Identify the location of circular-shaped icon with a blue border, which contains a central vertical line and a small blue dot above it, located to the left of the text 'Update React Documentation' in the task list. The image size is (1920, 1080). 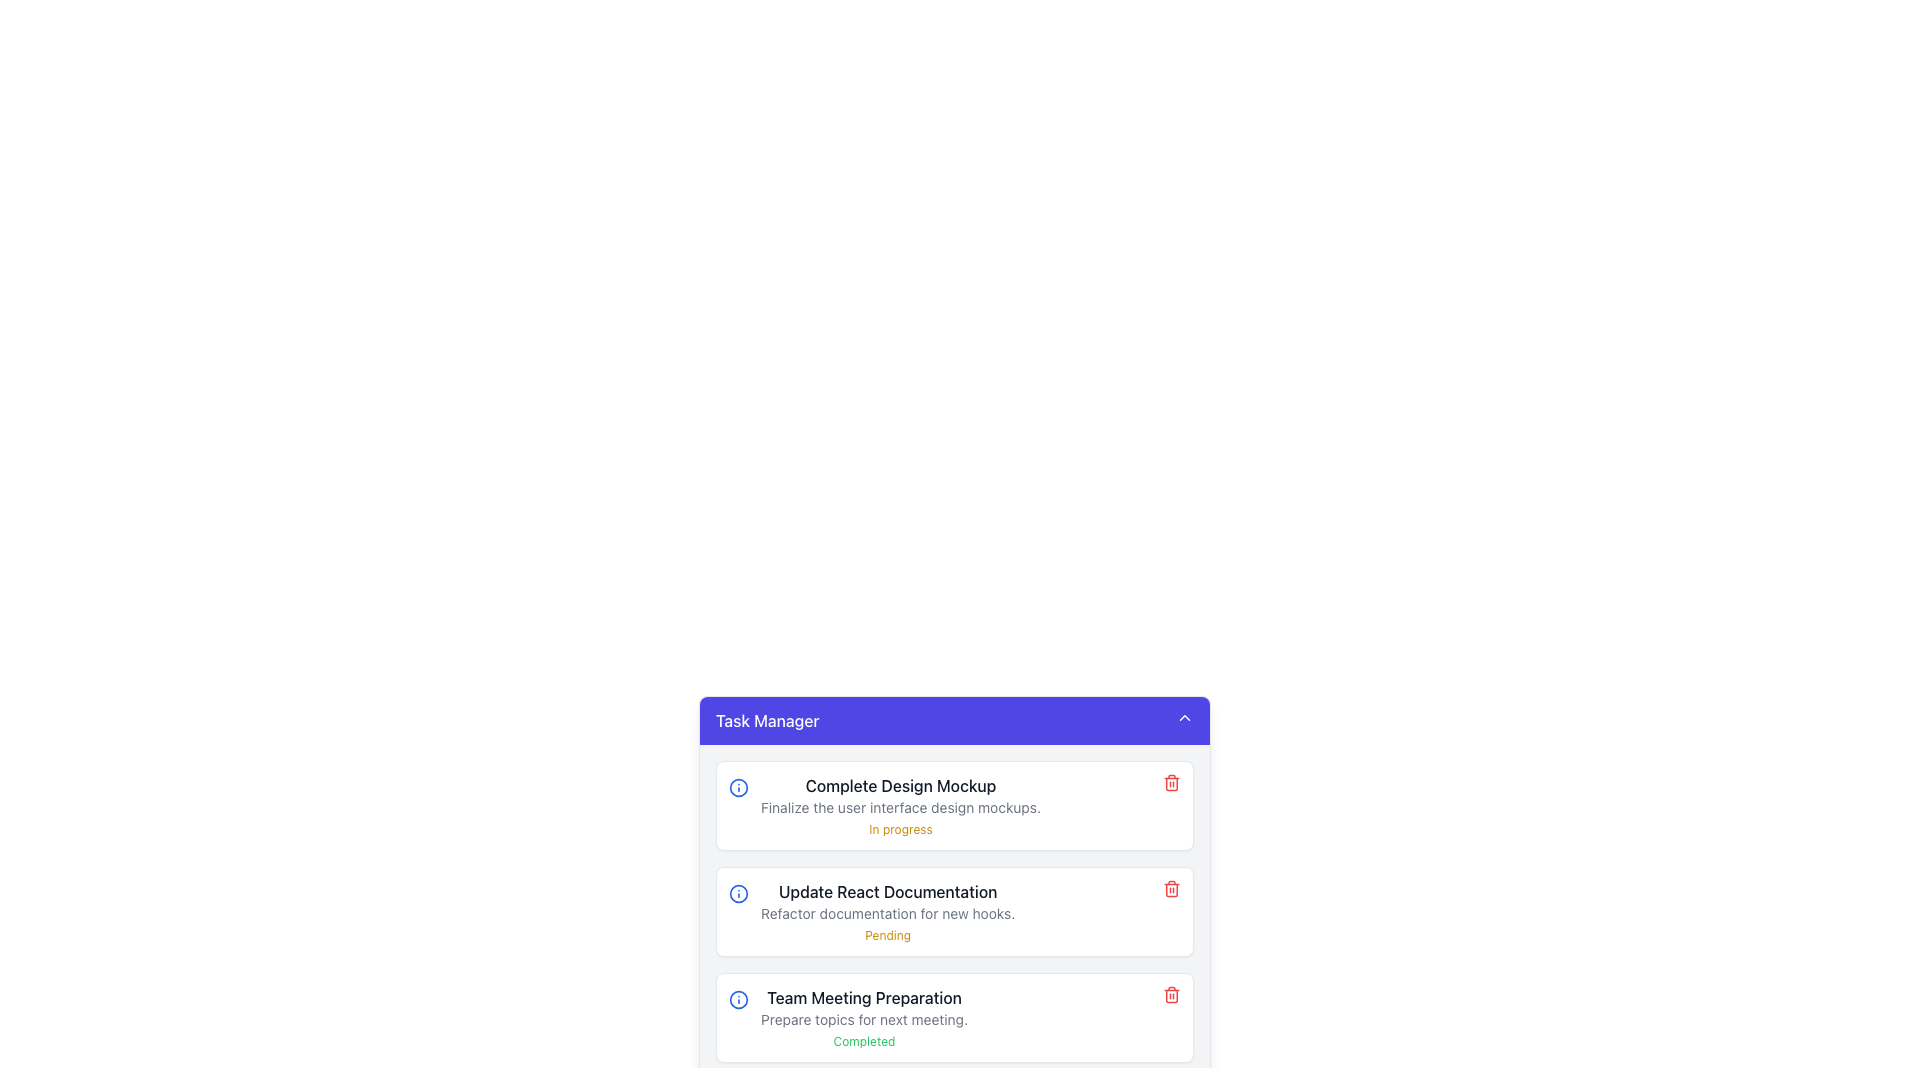
(738, 893).